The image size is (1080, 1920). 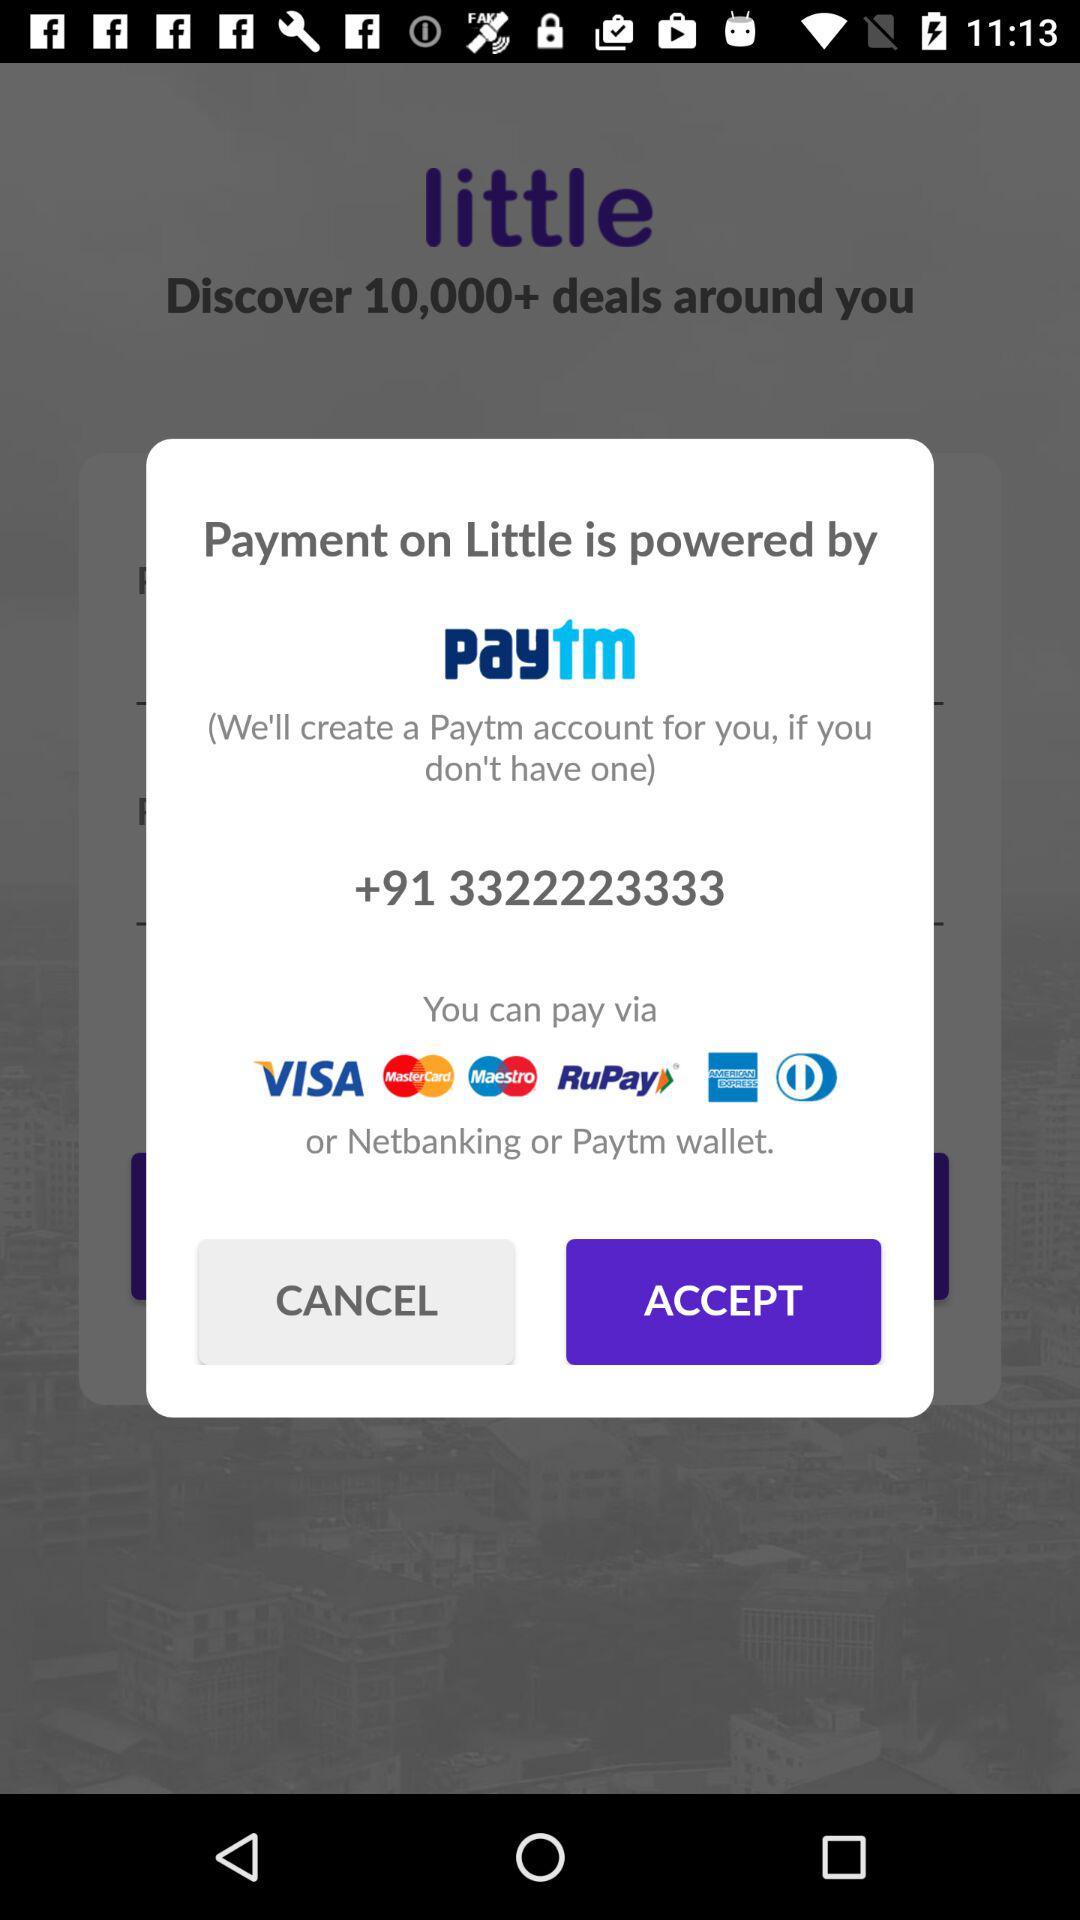 I want to click on item at the bottom right corner, so click(x=723, y=1301).